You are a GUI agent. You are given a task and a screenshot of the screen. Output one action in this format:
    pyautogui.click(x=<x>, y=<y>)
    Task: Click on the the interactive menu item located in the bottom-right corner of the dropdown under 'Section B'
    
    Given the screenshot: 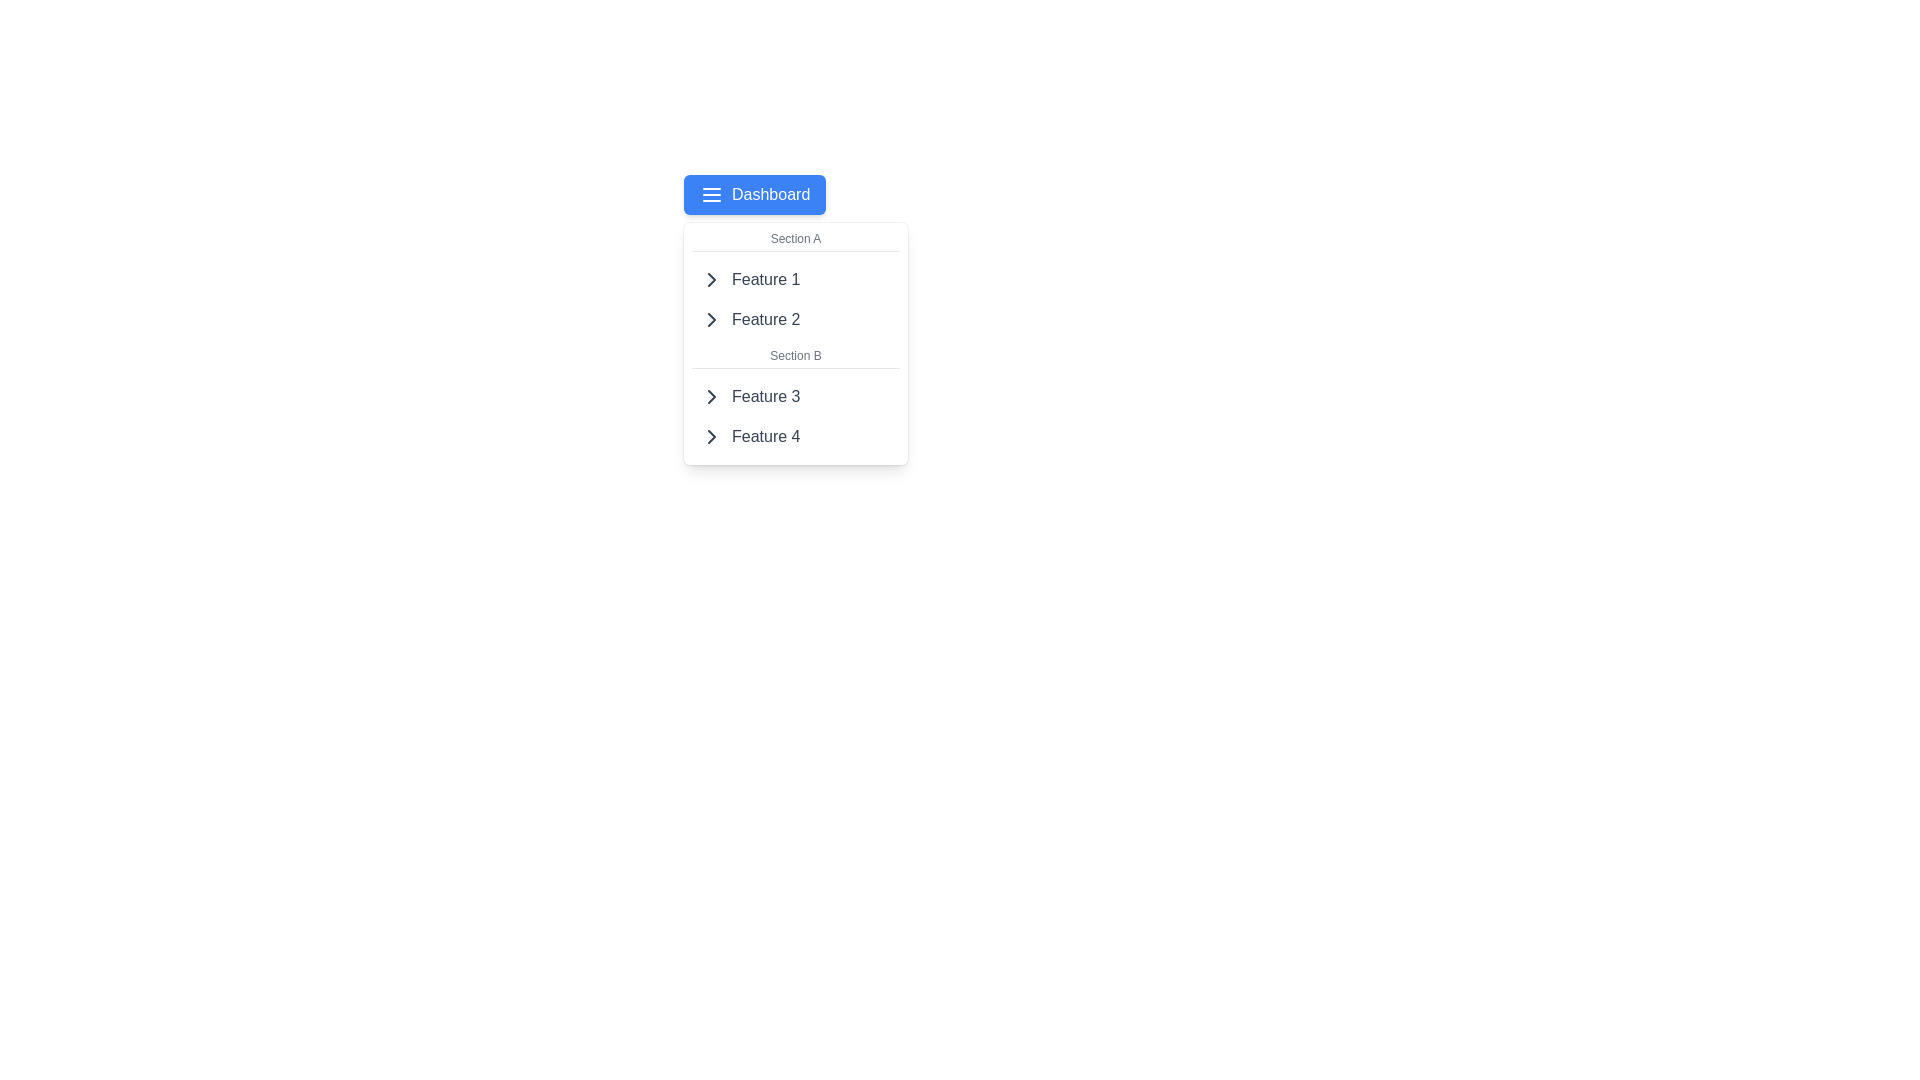 What is the action you would take?
    pyautogui.click(x=795, y=435)
    